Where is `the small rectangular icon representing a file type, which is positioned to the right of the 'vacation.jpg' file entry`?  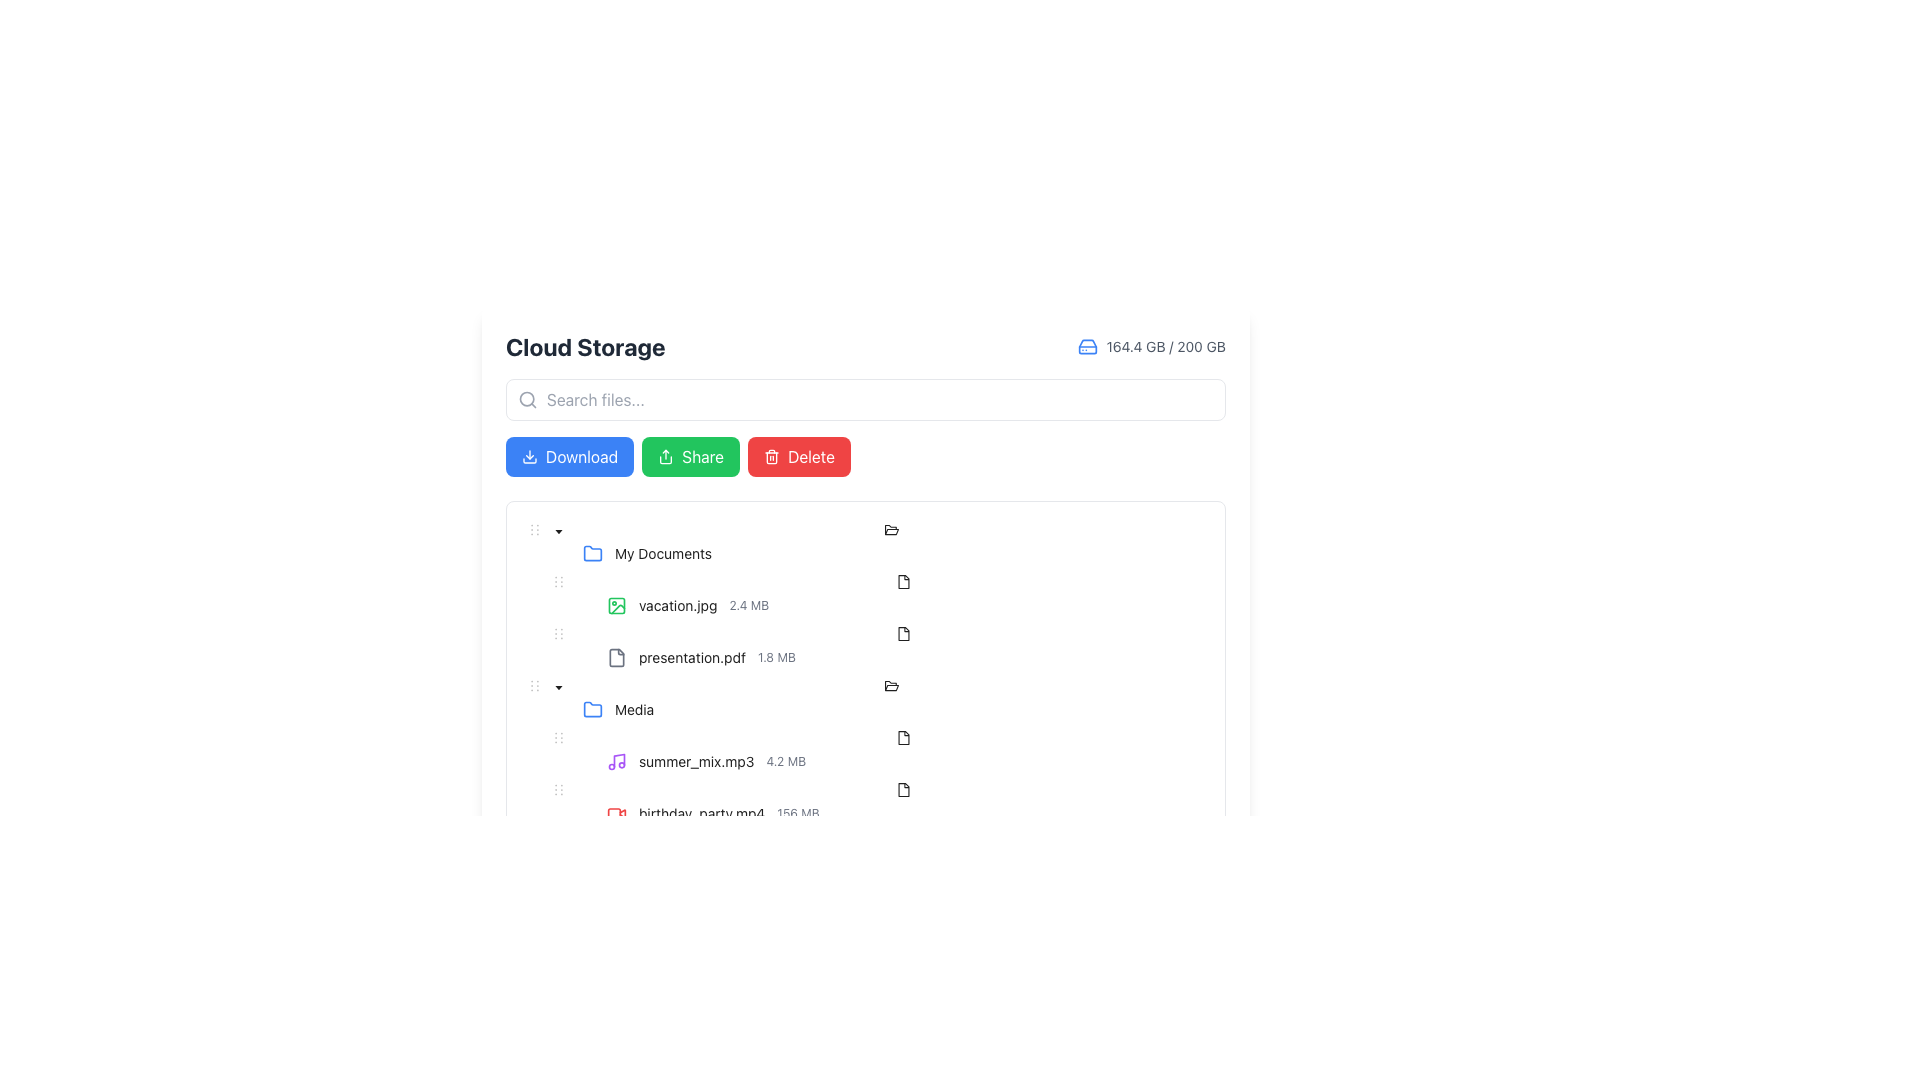
the small rectangular icon representing a file type, which is positioned to the right of the 'vacation.jpg' file entry is located at coordinates (902, 581).